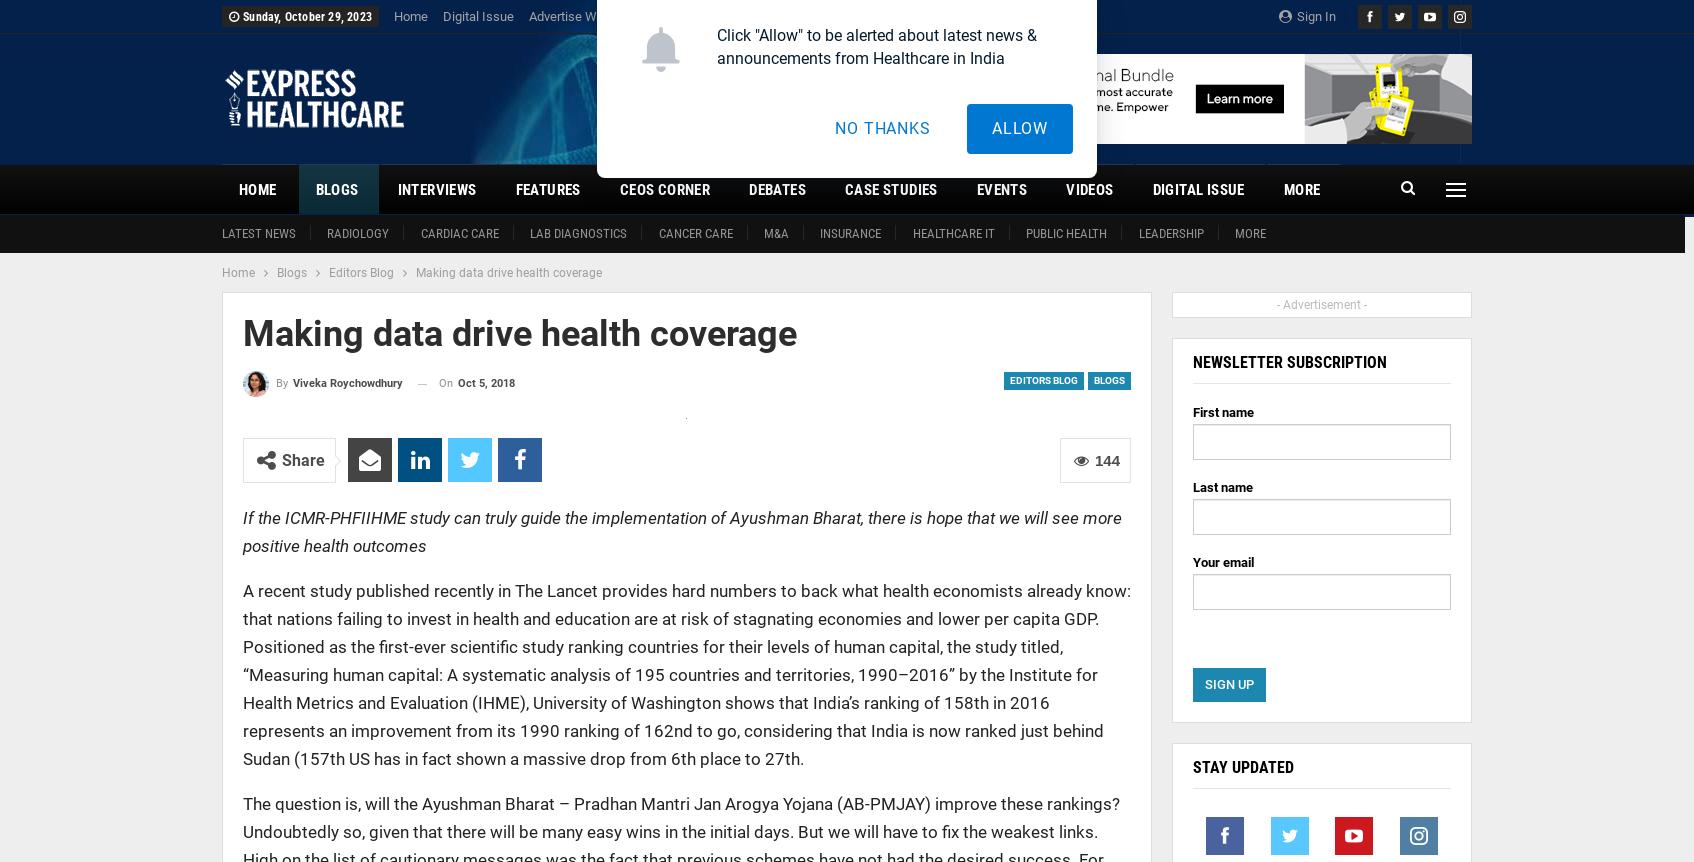 Image resolution: width=1694 pixels, height=862 pixels. I want to click on 'Sign in', so click(1294, 16).